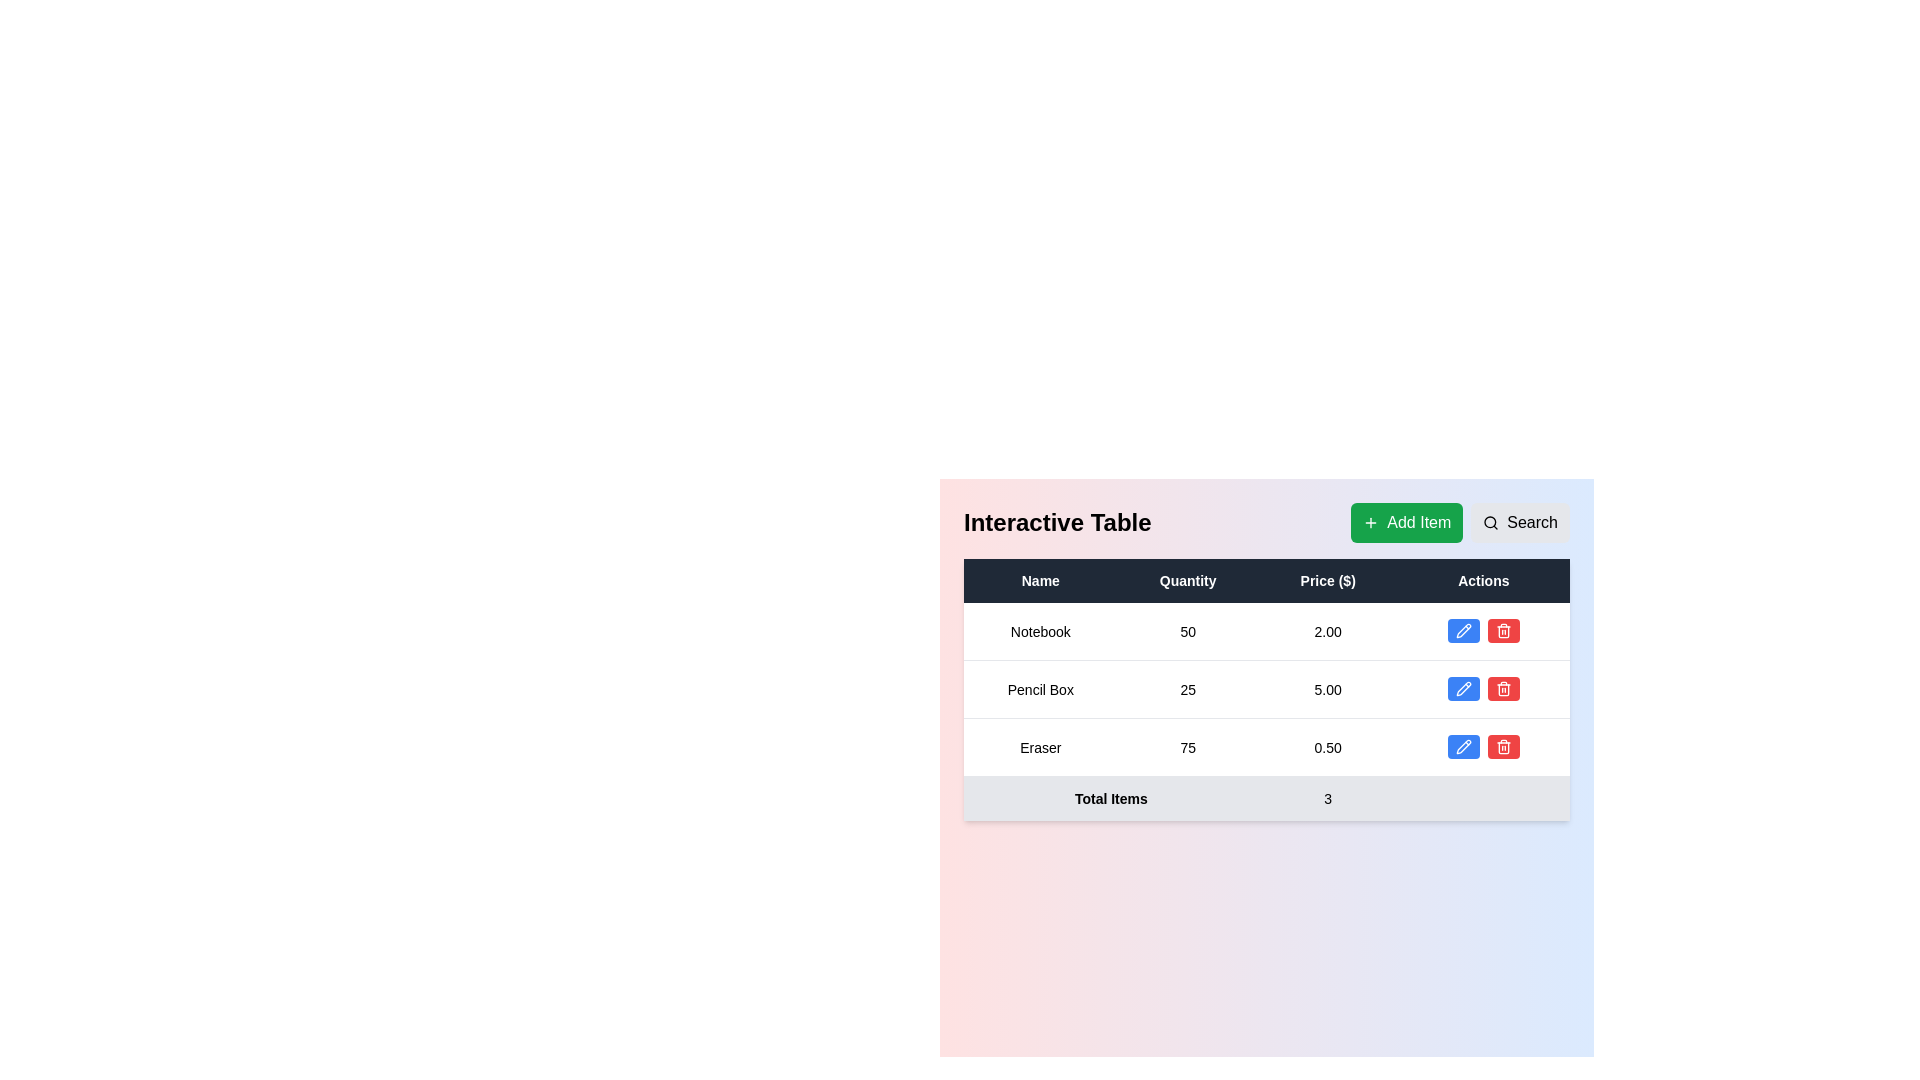 The height and width of the screenshot is (1080, 1920). Describe the element at coordinates (1483, 581) in the screenshot. I see `the text label displaying 'Actions' located at the top right of the table header, which is on a dark background with white font` at that location.